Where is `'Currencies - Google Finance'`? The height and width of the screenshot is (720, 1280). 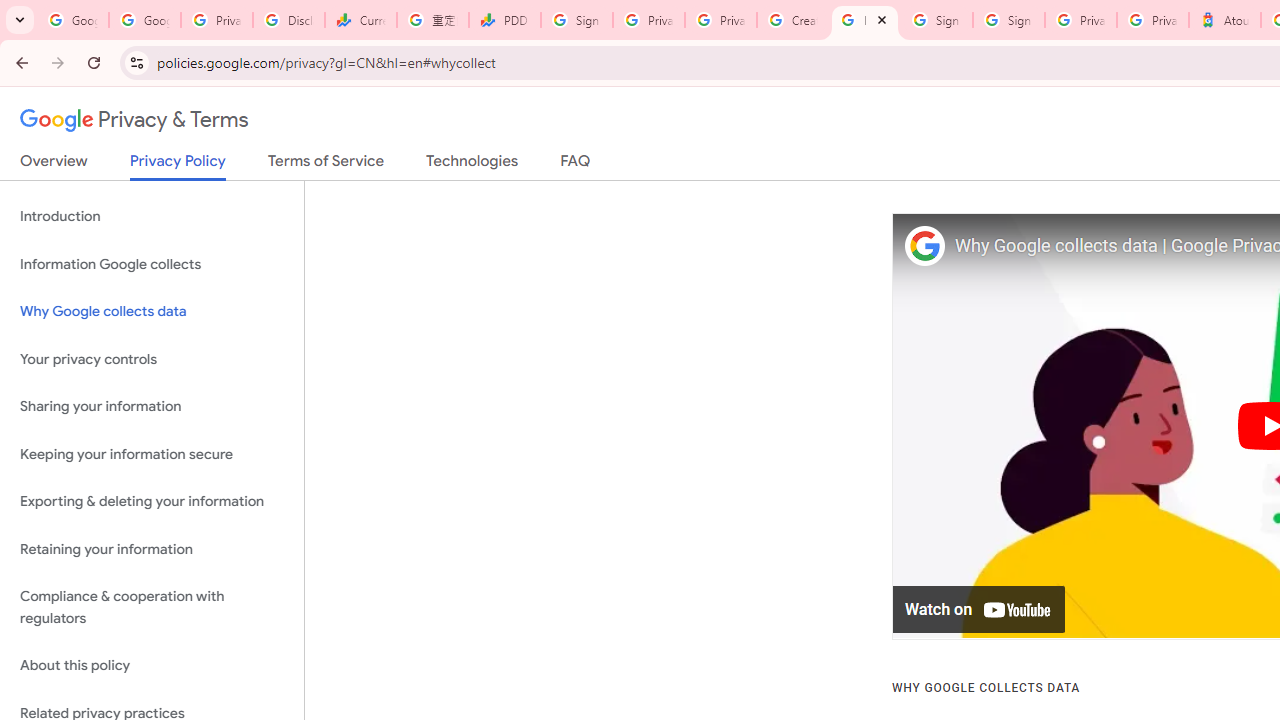
'Currencies - Google Finance' is located at coordinates (360, 20).